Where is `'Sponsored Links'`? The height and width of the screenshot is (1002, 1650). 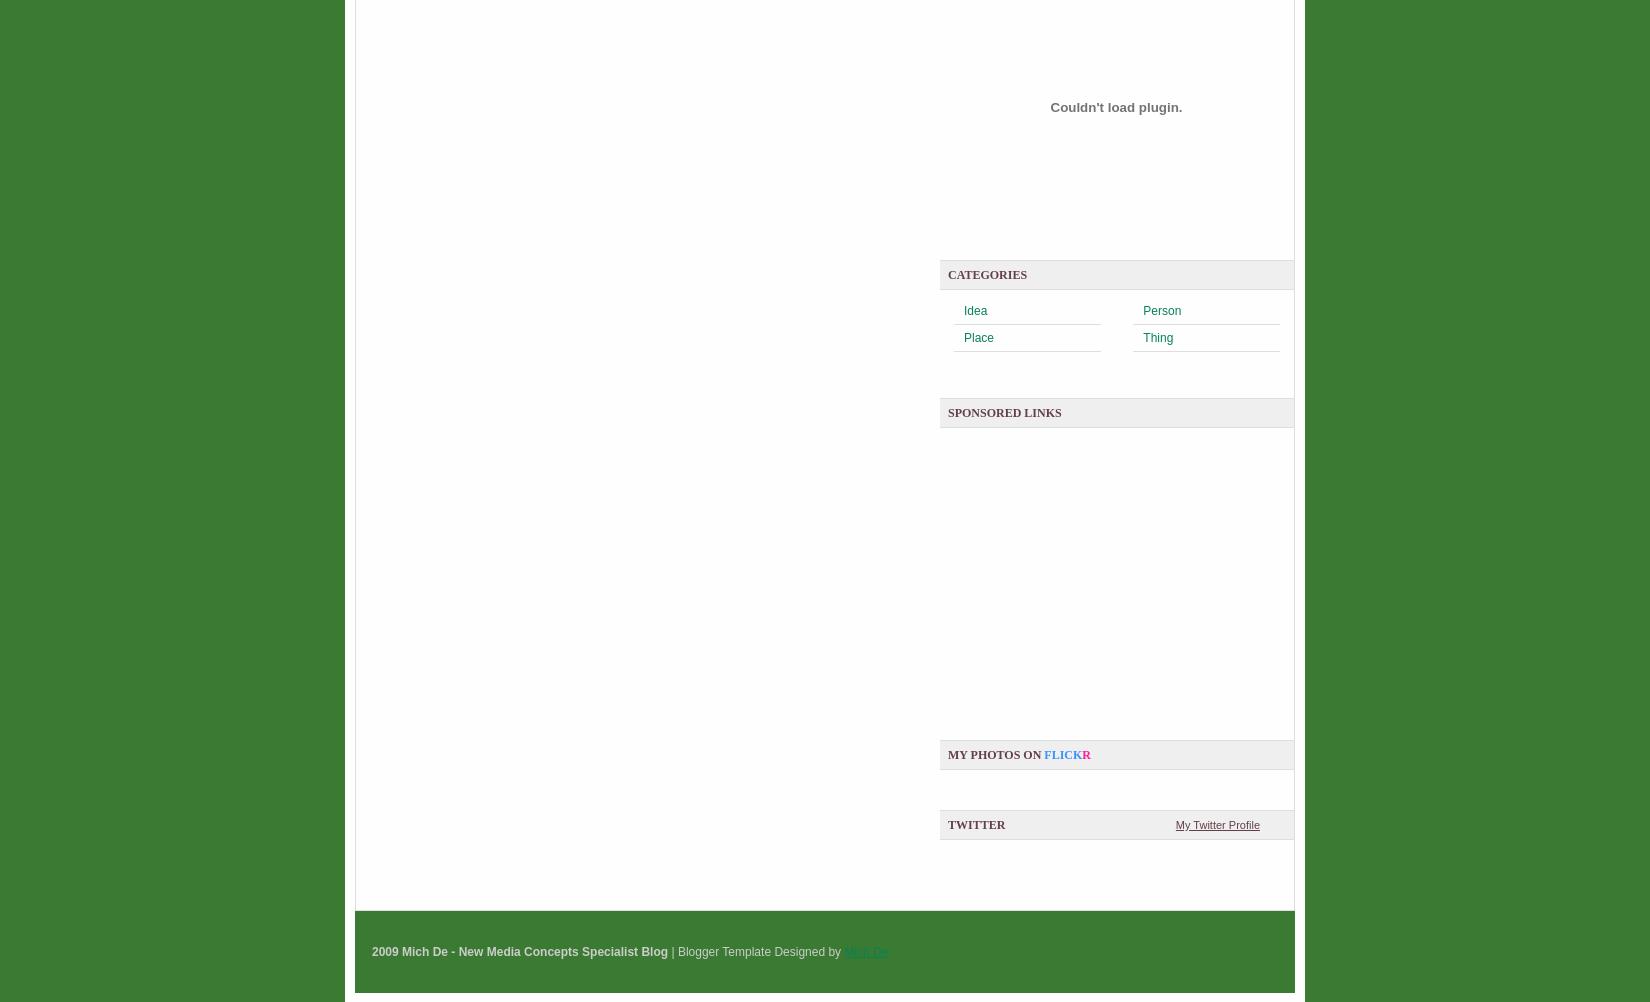
'Sponsored Links' is located at coordinates (1004, 413).